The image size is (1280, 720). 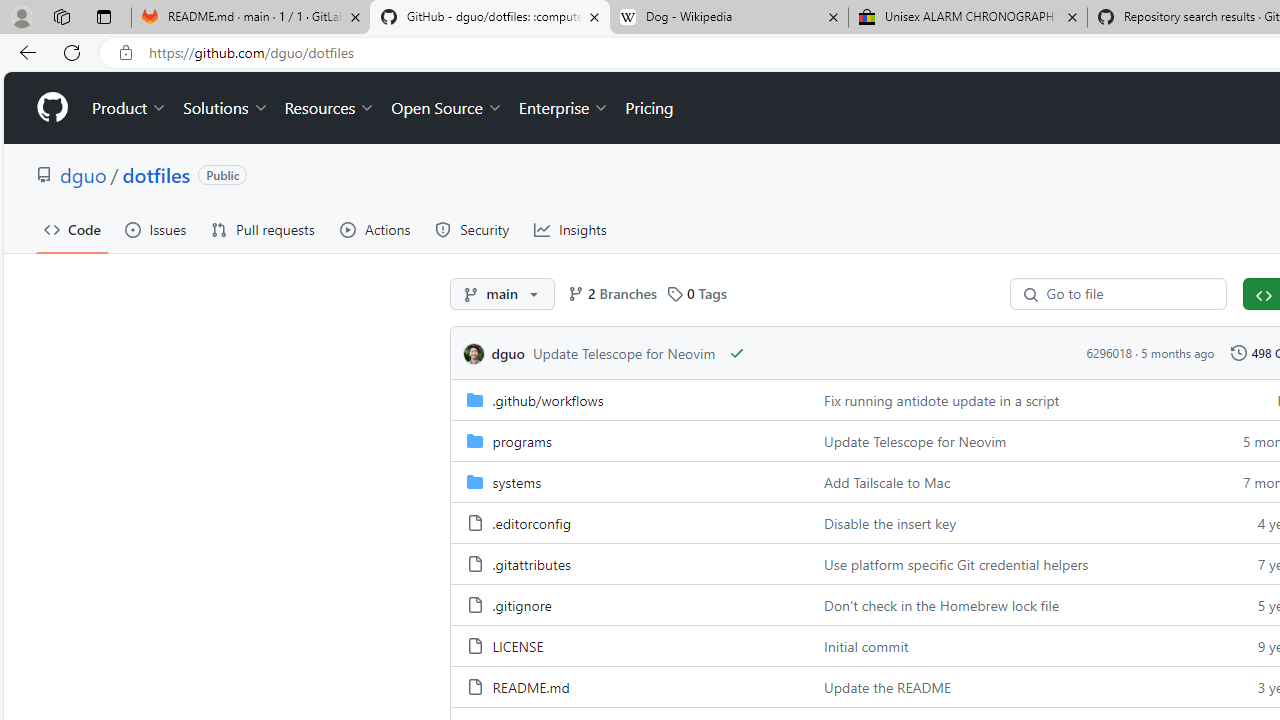 I want to click on 'main branch', so click(x=502, y=294).